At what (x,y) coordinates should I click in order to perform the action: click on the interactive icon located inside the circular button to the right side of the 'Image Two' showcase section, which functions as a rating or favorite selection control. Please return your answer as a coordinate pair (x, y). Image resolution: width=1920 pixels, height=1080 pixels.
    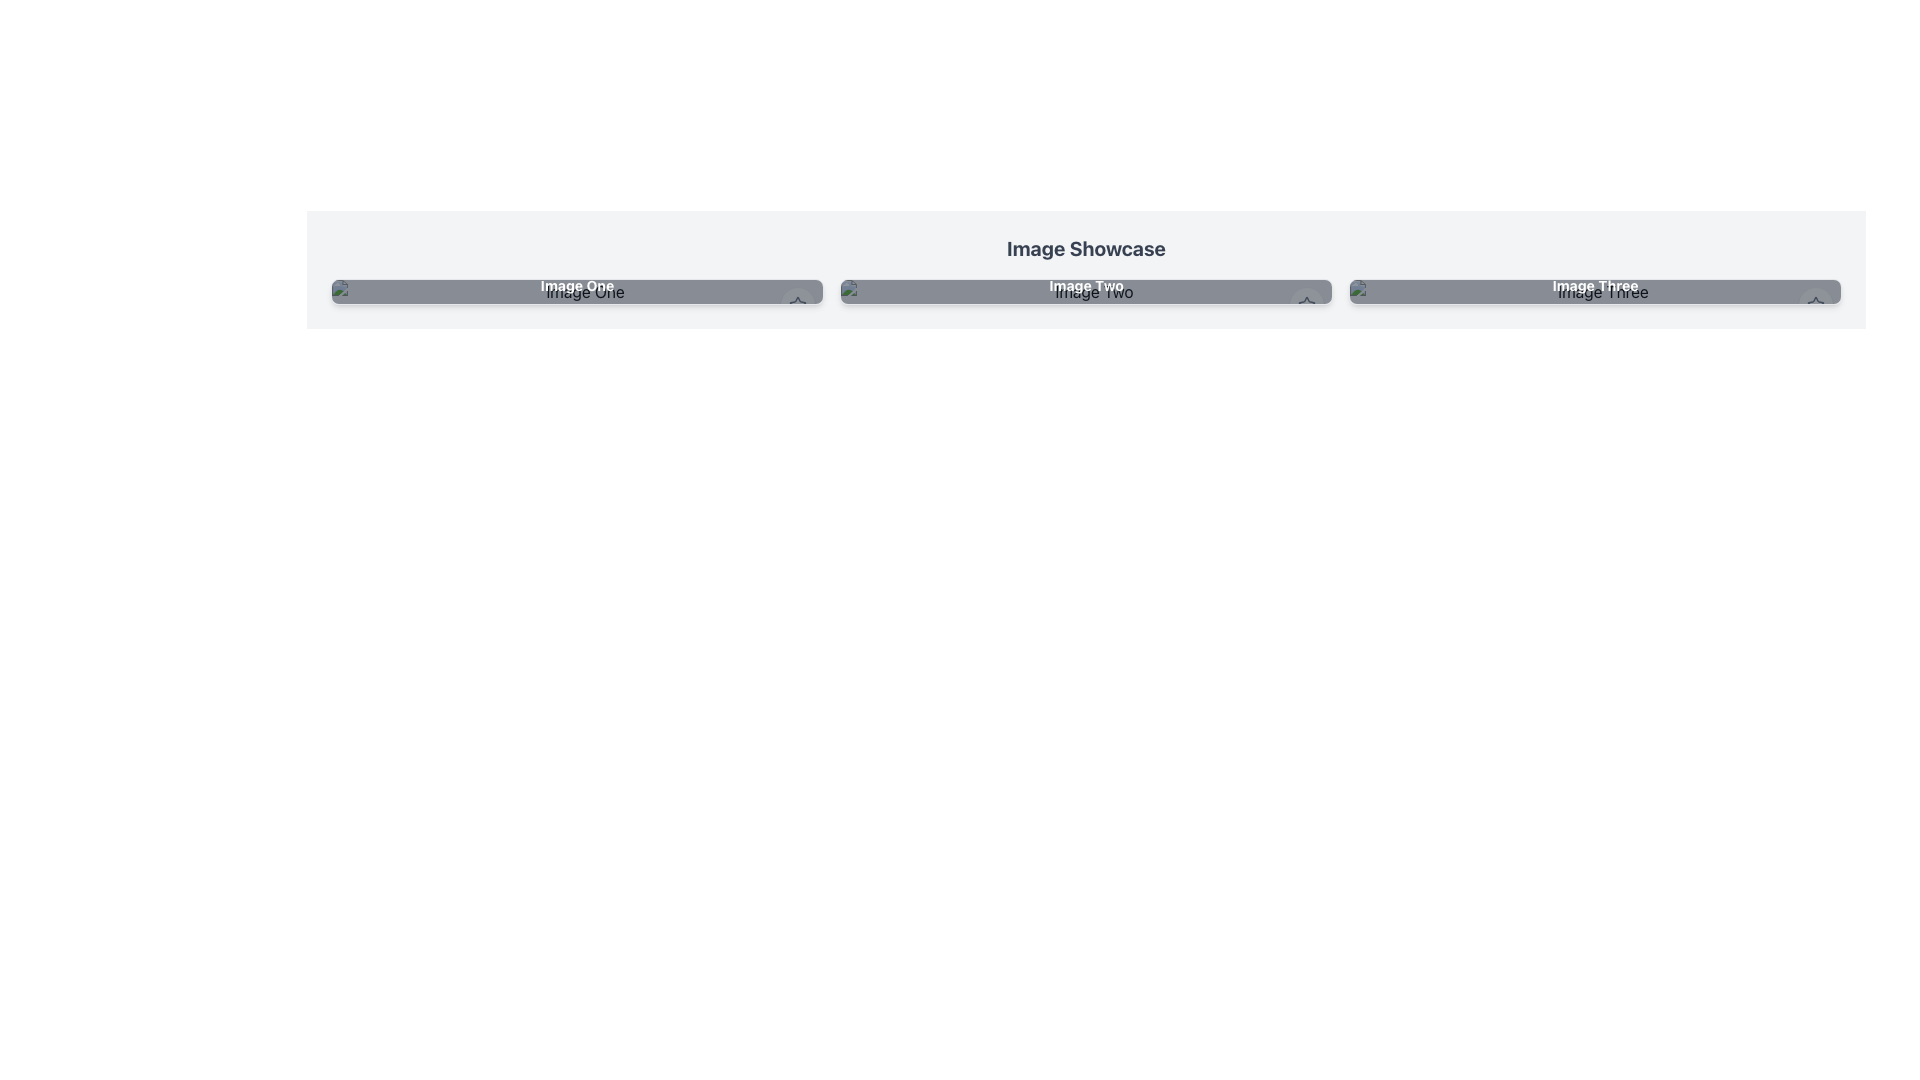
    Looking at the image, I should click on (1306, 304).